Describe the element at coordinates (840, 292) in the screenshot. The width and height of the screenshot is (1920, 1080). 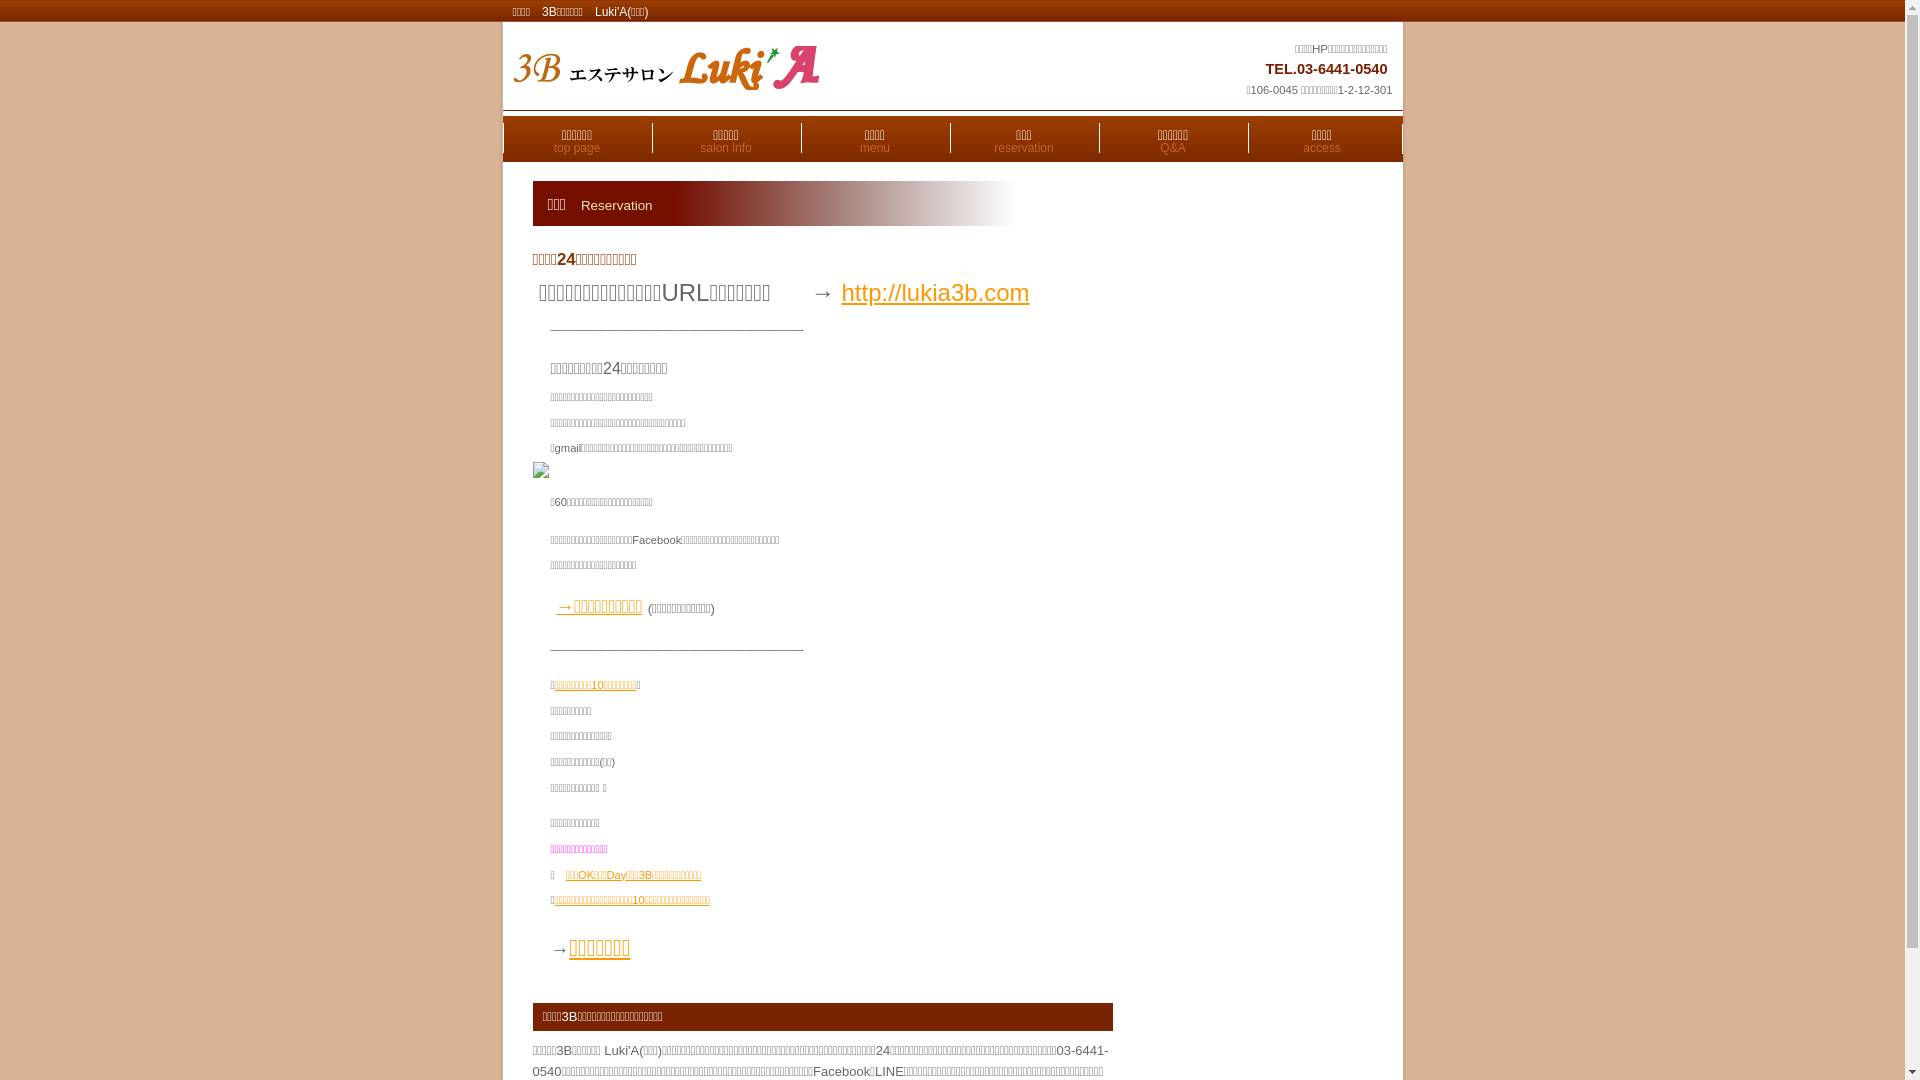
I see `'http://lukia3b.com'` at that location.